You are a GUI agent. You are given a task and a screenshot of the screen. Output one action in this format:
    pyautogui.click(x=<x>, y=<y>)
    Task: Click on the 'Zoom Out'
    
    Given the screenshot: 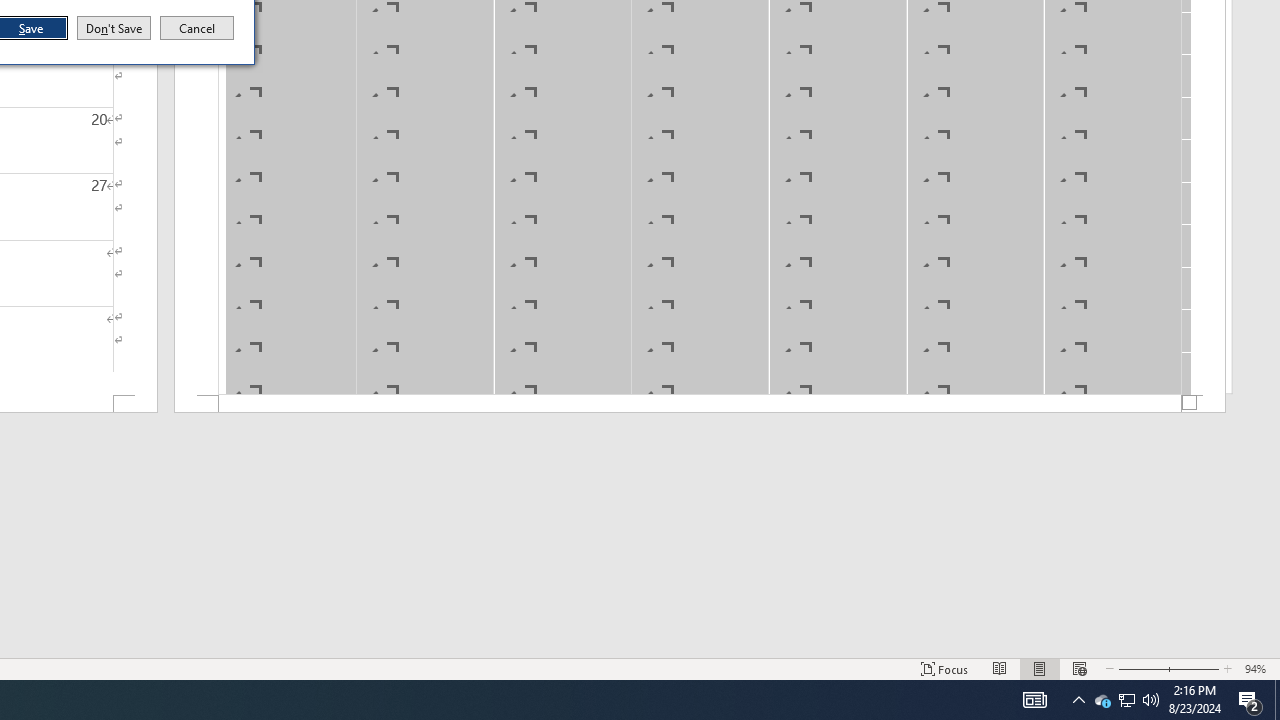 What is the action you would take?
    pyautogui.click(x=1141, y=669)
    